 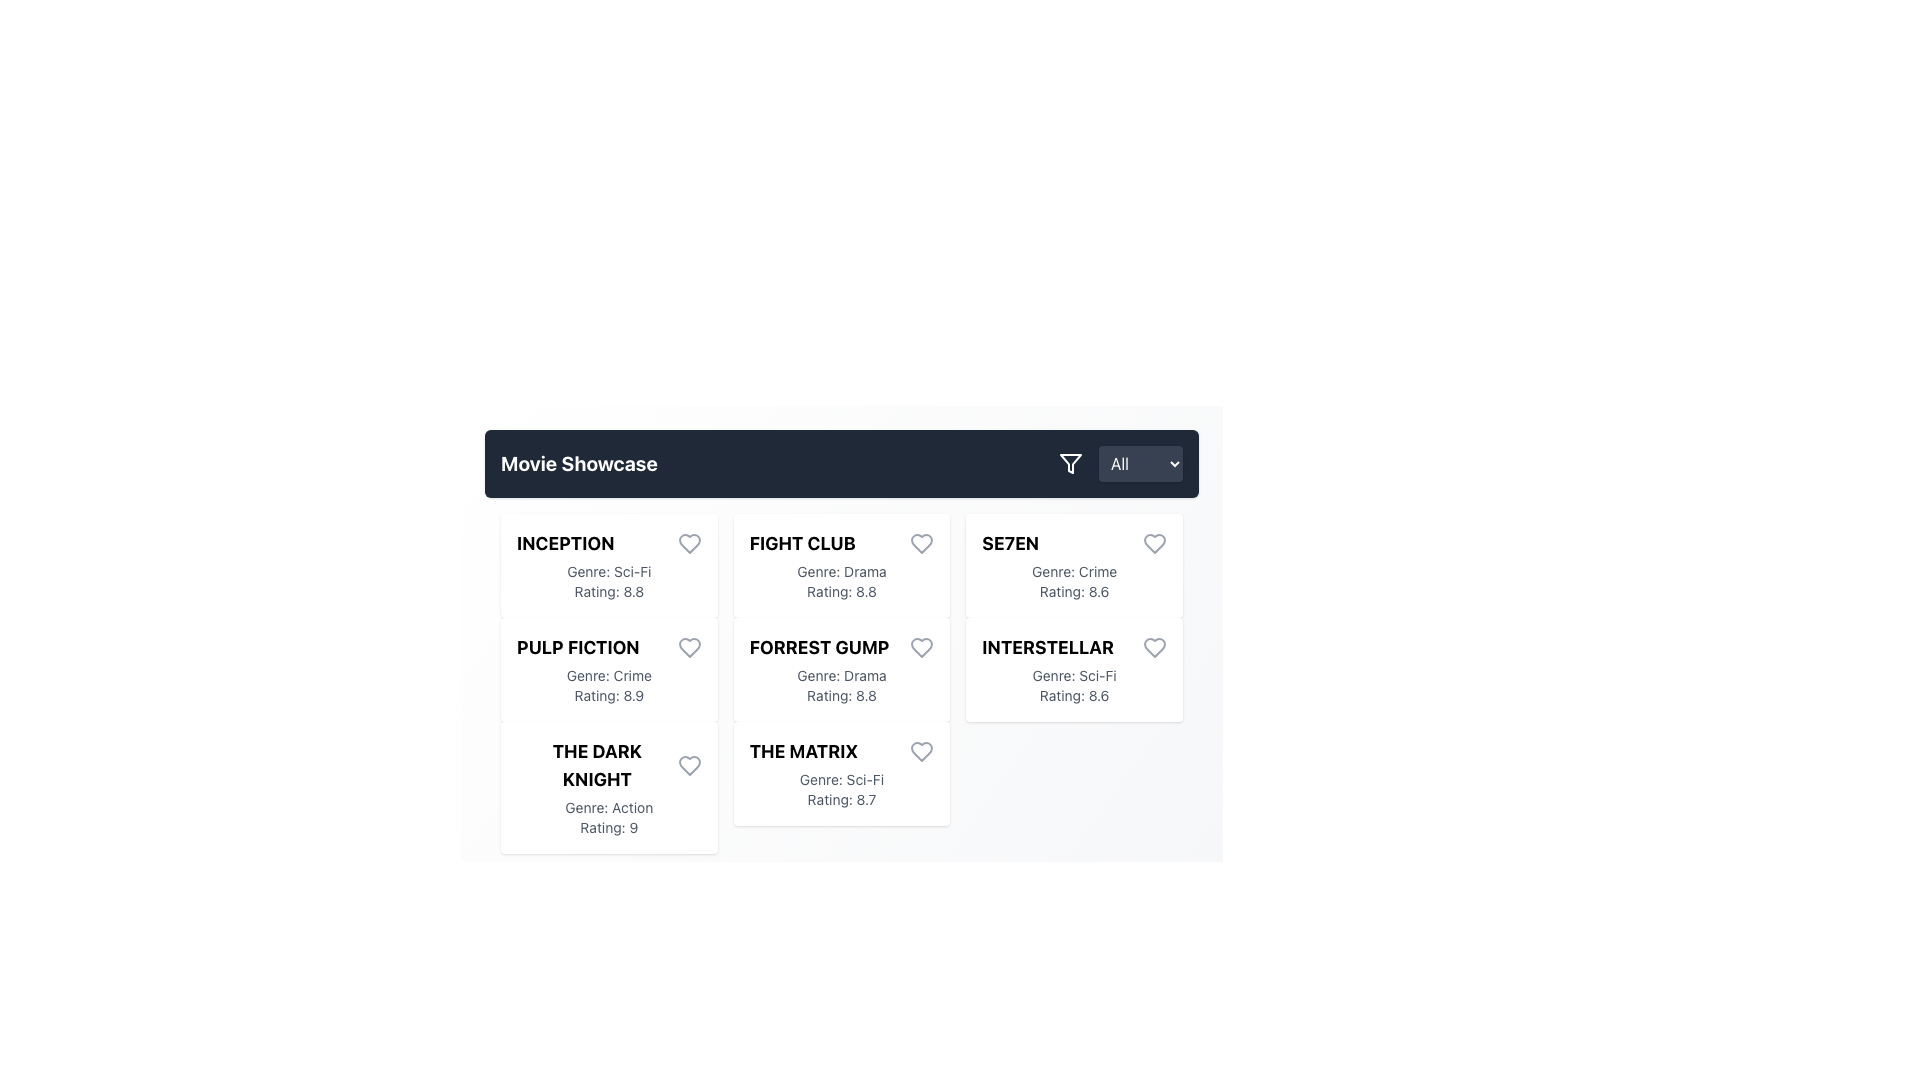 I want to click on the heart icon, so click(x=1154, y=543).